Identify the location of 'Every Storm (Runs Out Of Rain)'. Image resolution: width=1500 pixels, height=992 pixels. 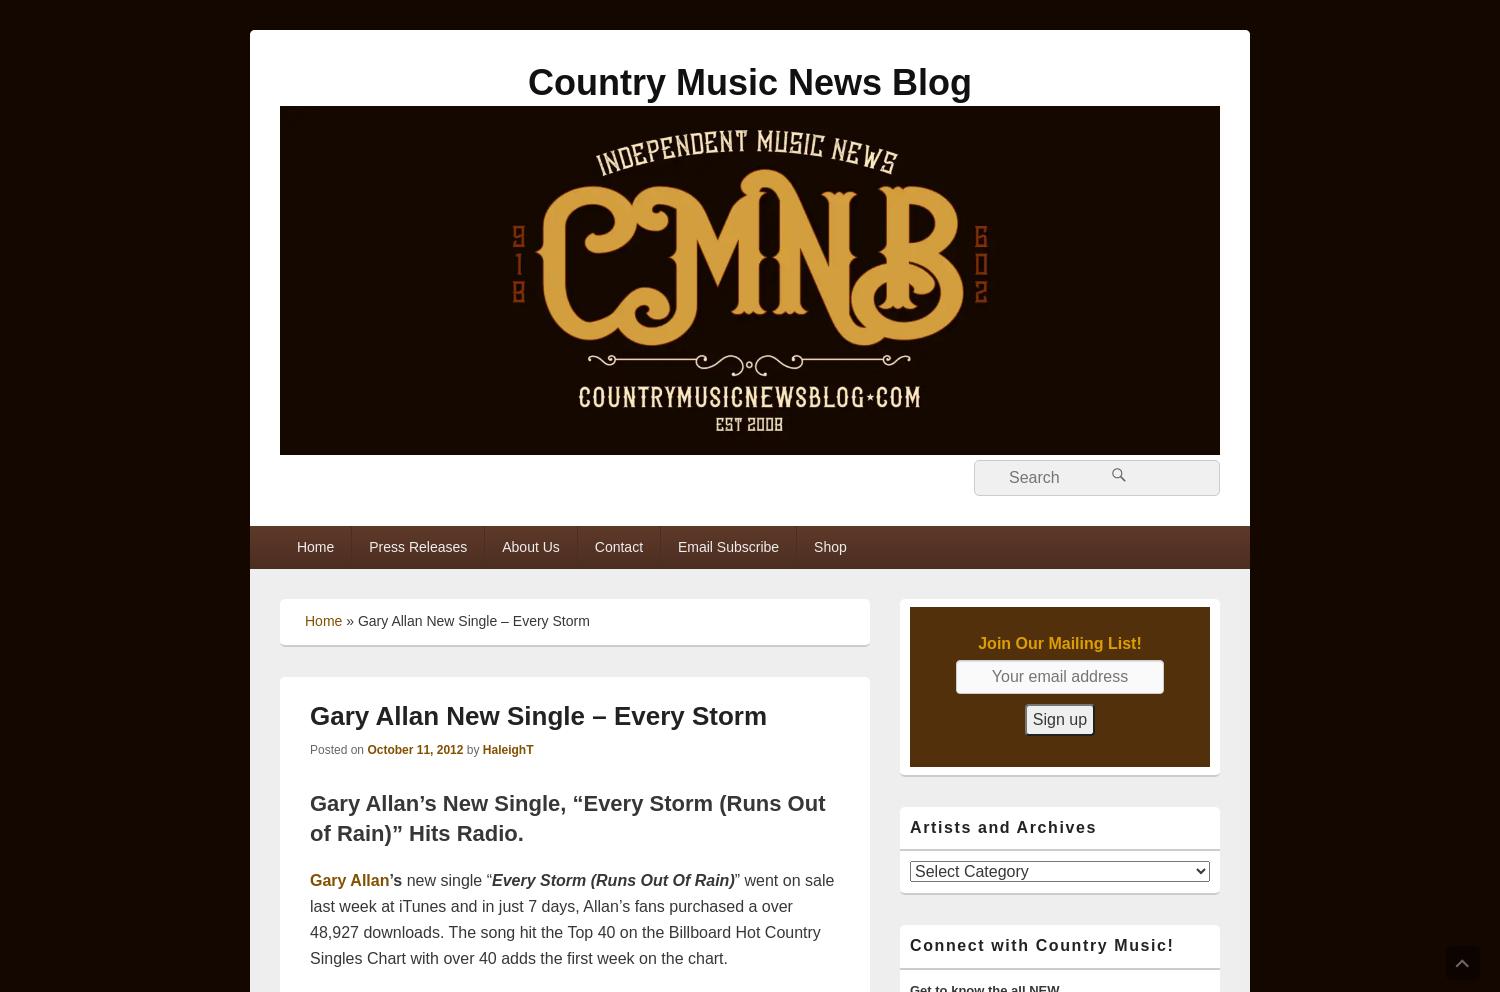
(491, 880).